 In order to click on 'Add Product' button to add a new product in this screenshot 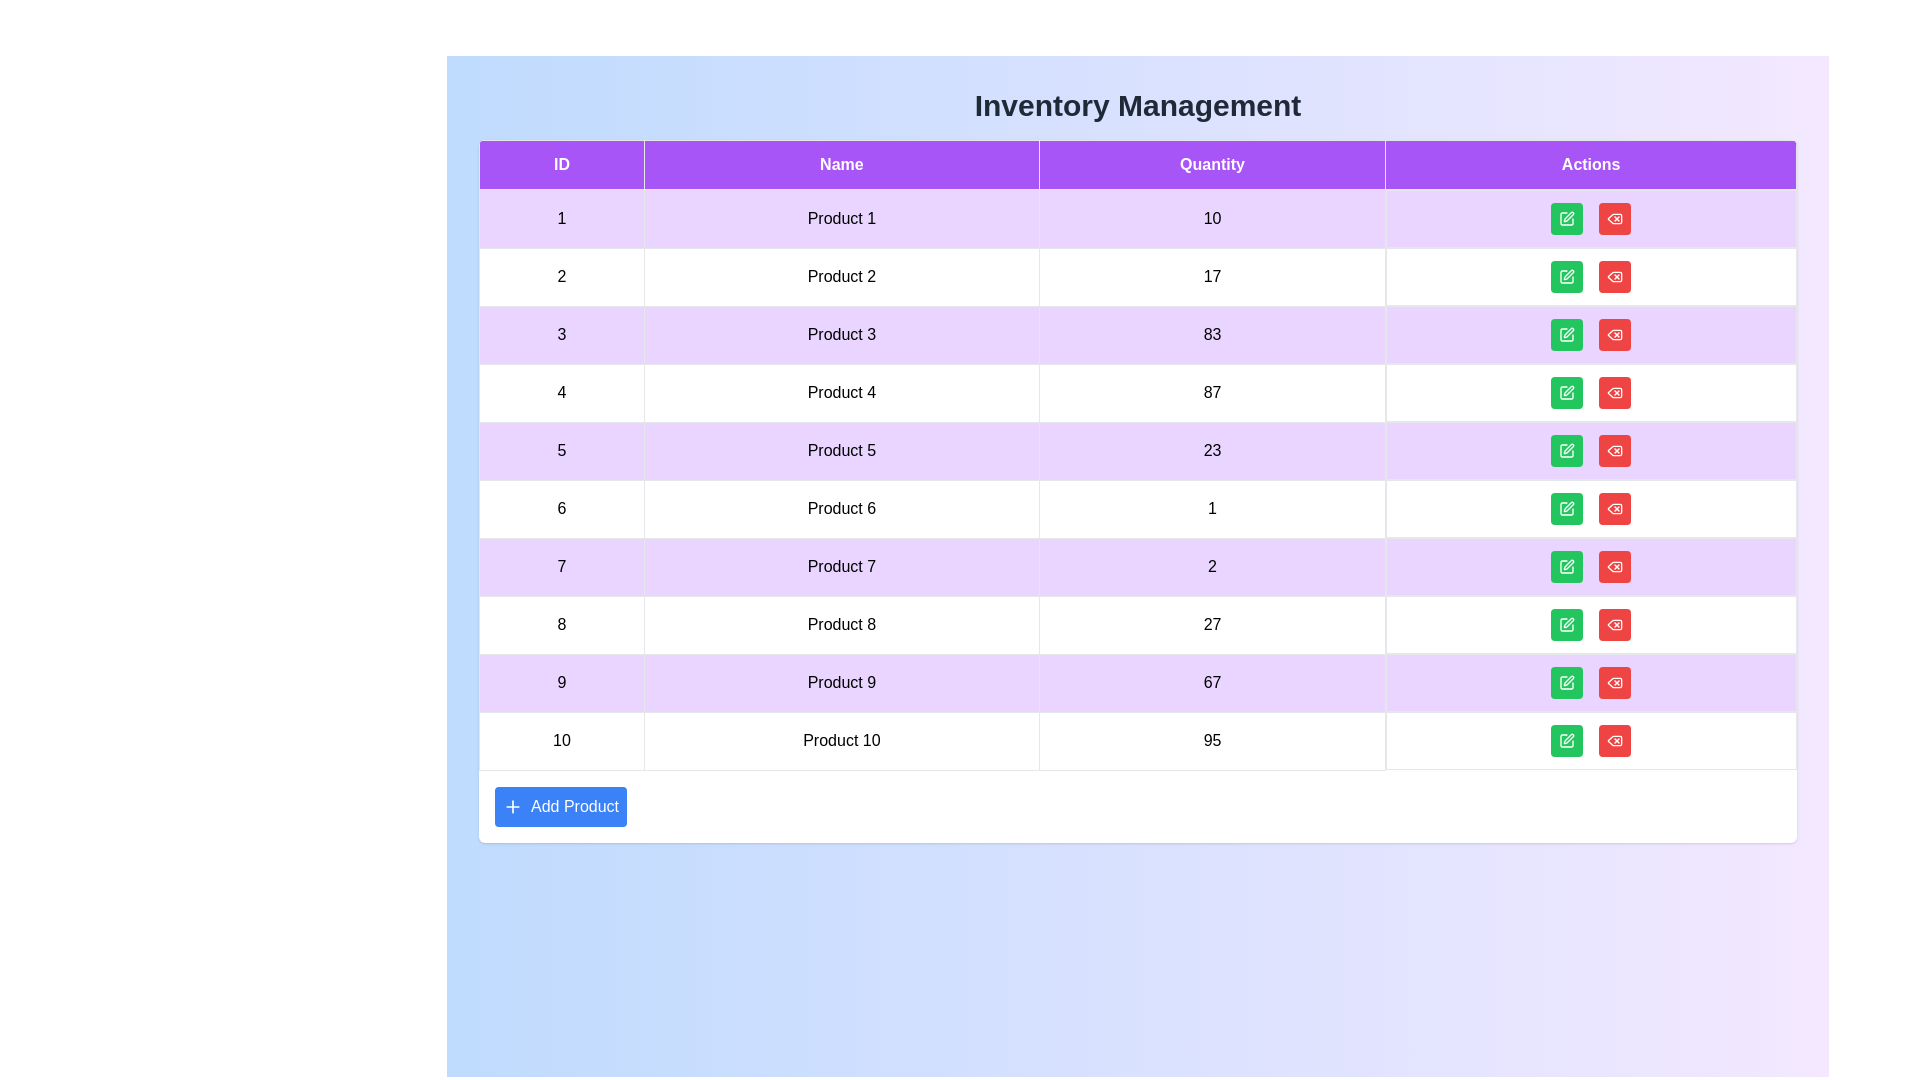, I will do `click(560, 805)`.